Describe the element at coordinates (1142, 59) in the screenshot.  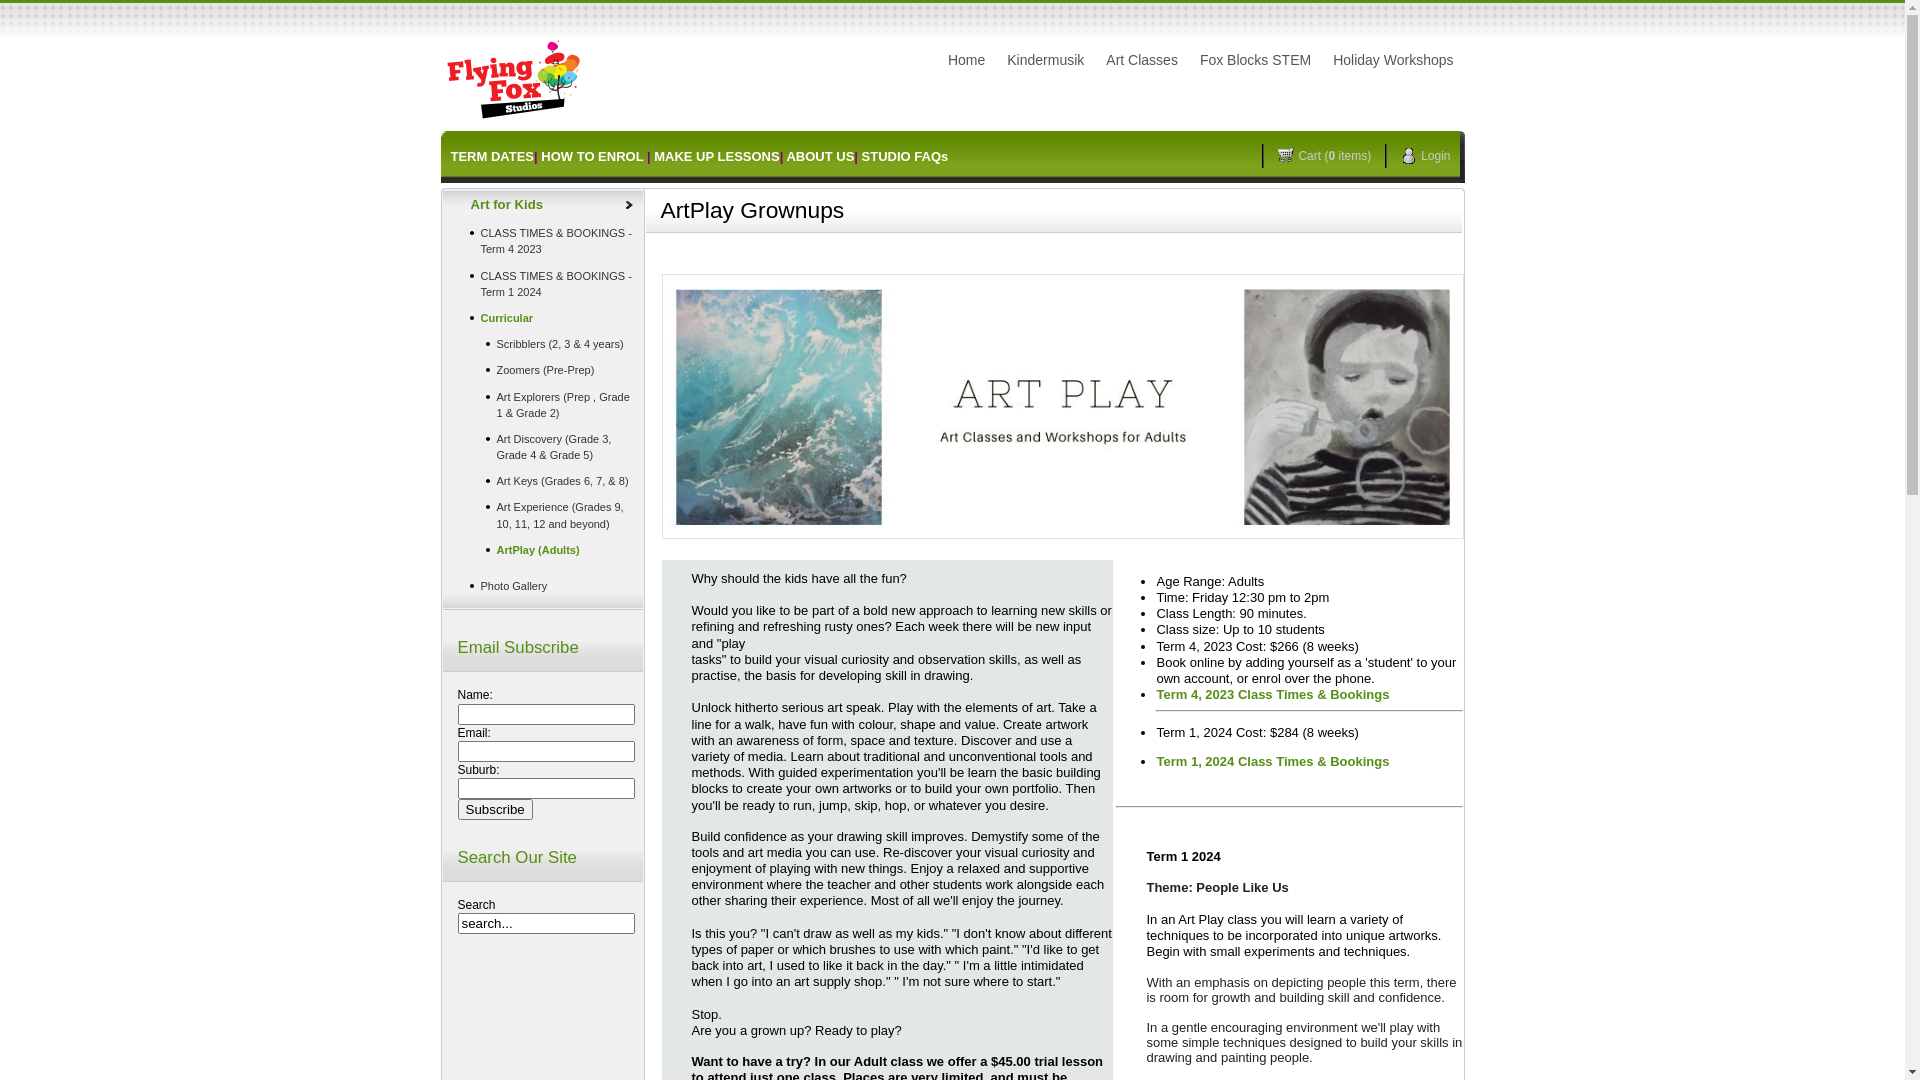
I see `'Art Classes'` at that location.